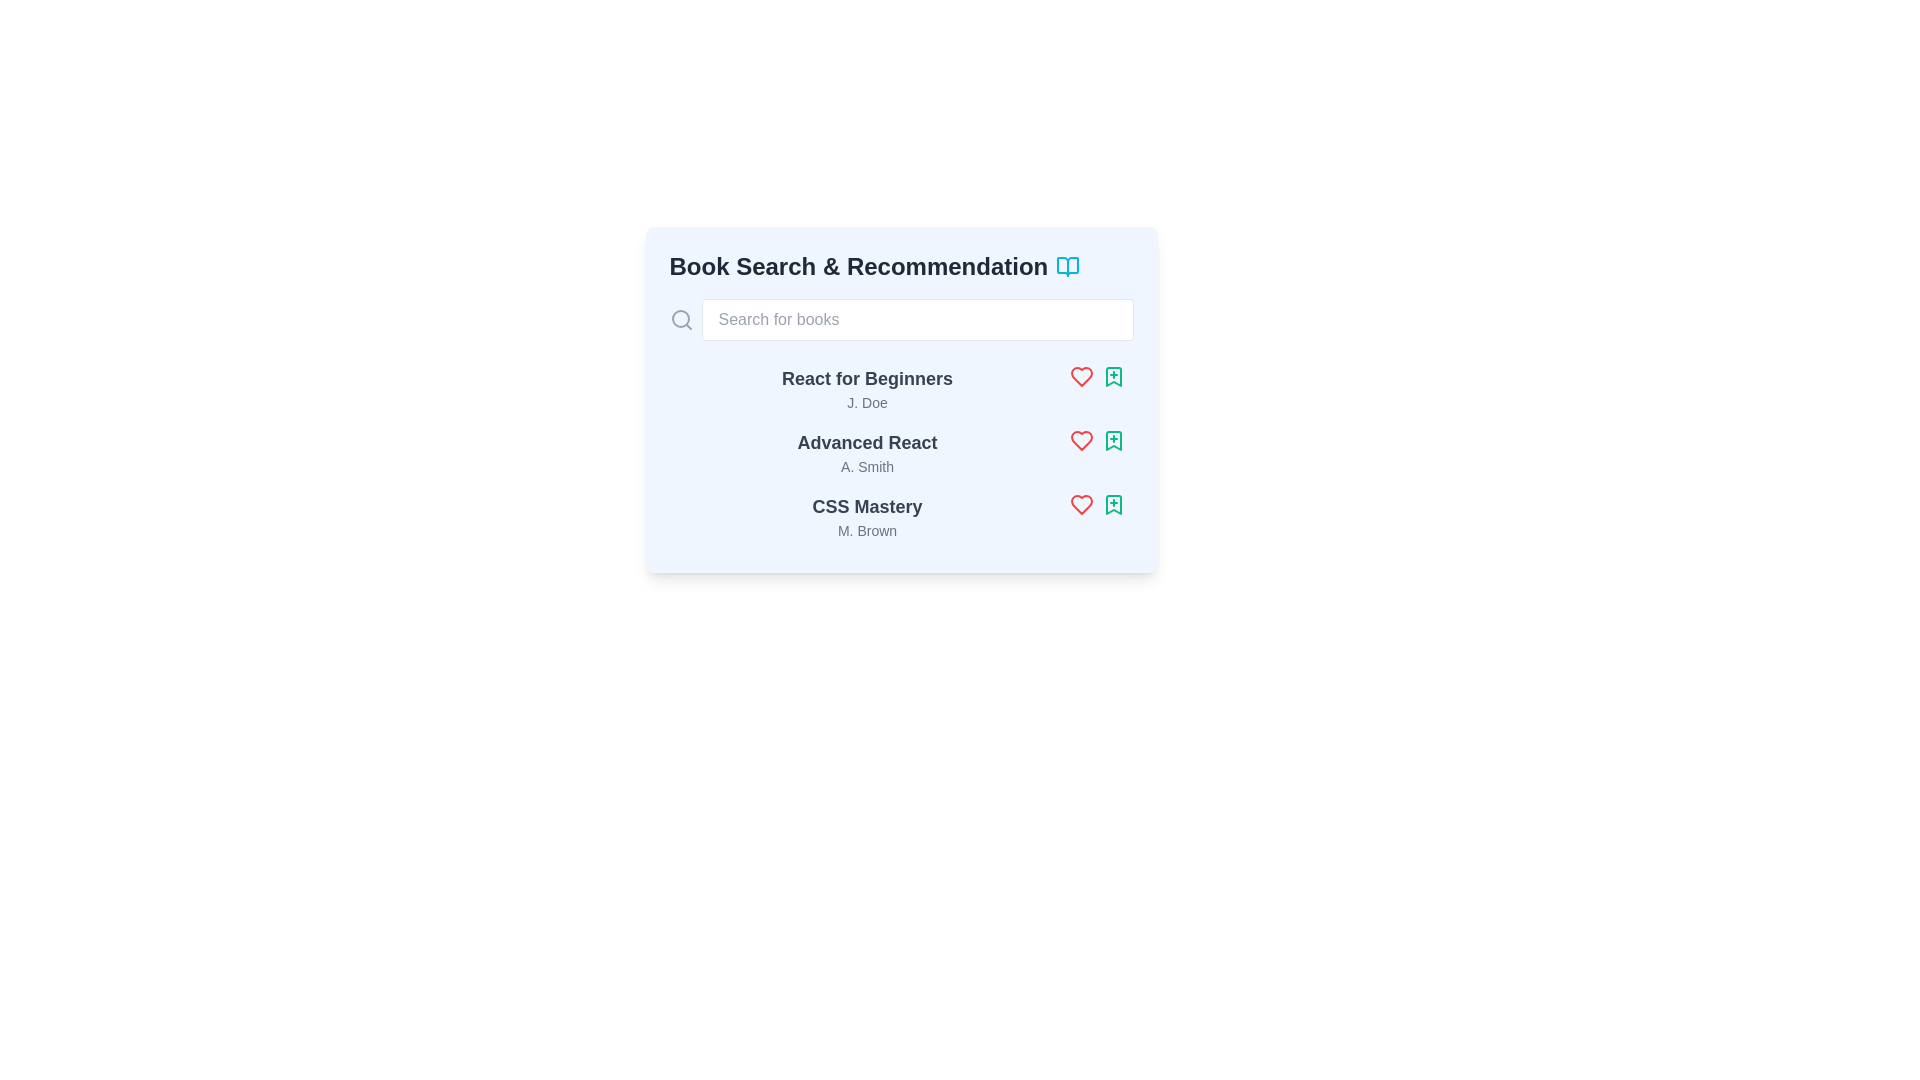  Describe the element at coordinates (1080, 439) in the screenshot. I see `the heart-shaped icon on the right side of the interface, associated with the 'Advanced React' list item by A. Smith` at that location.